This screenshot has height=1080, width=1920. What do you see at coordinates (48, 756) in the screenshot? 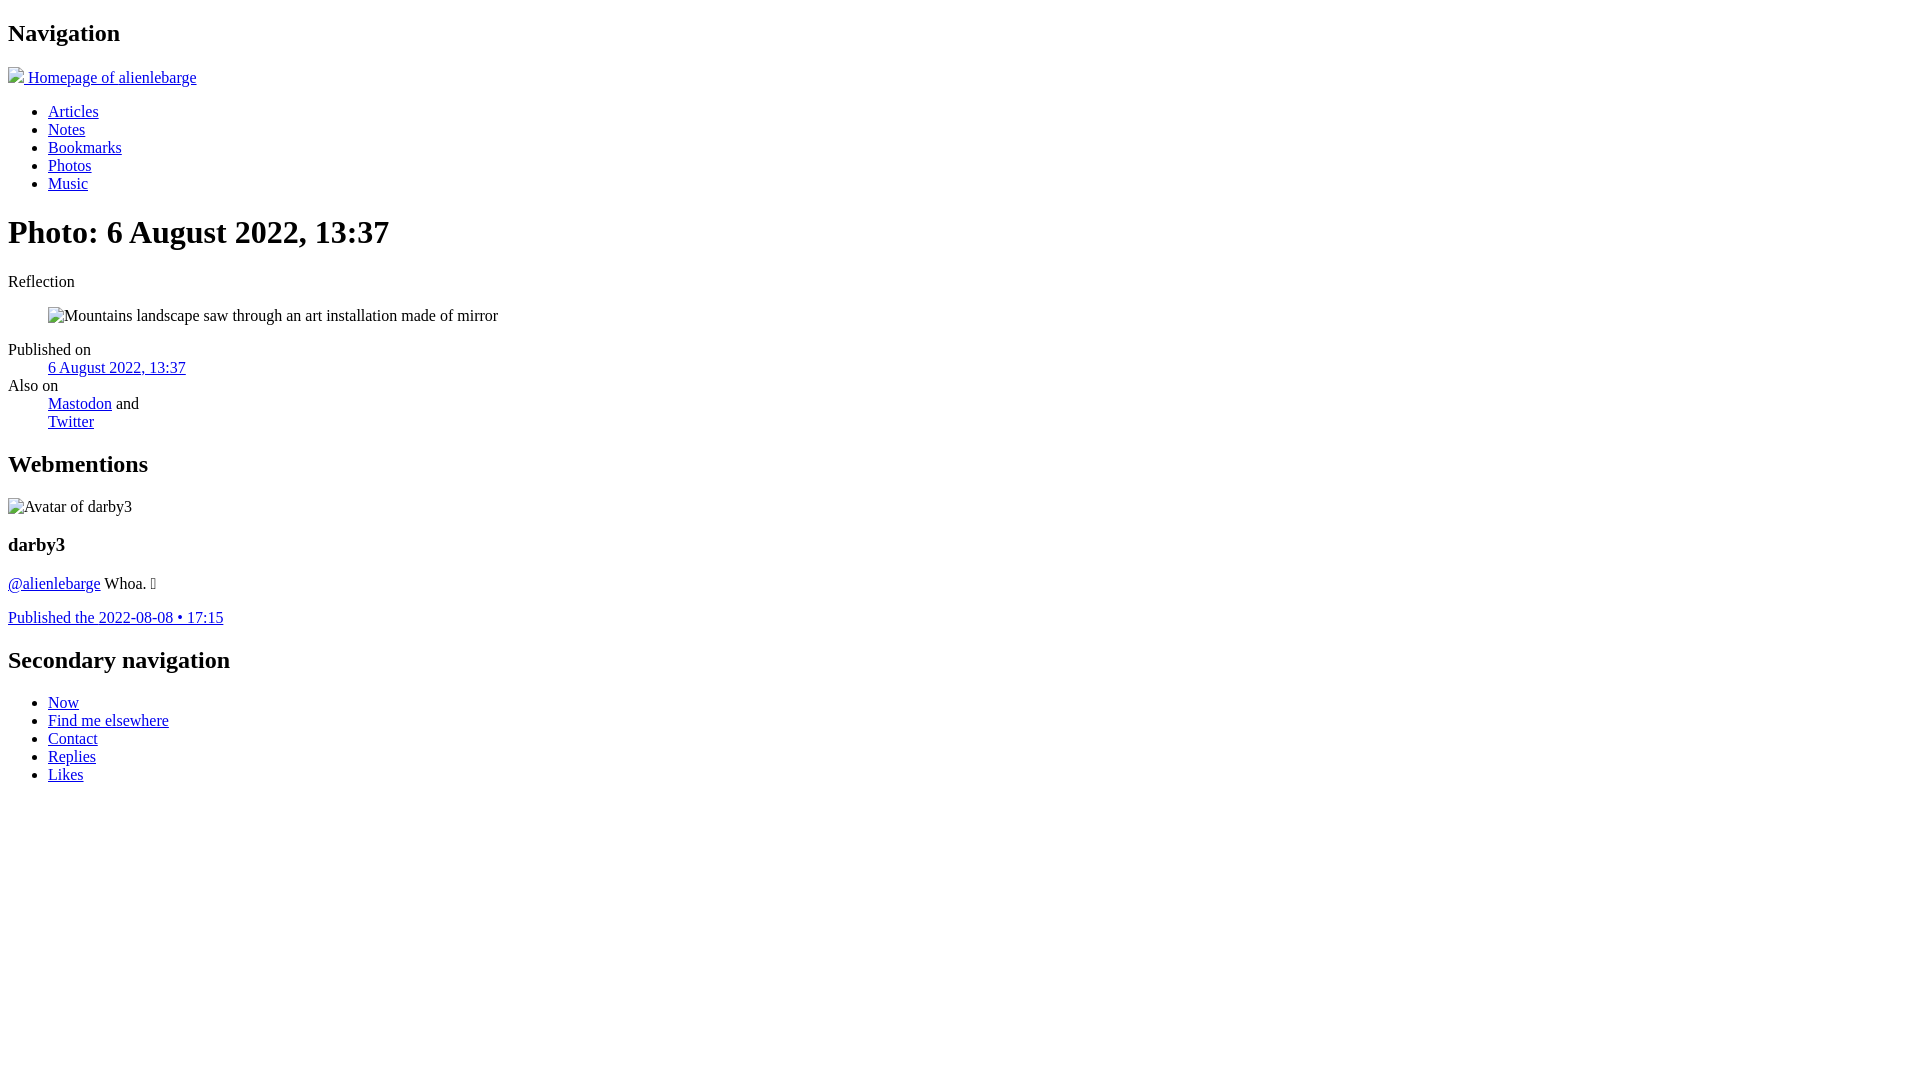
I see `'Replies'` at bounding box center [48, 756].